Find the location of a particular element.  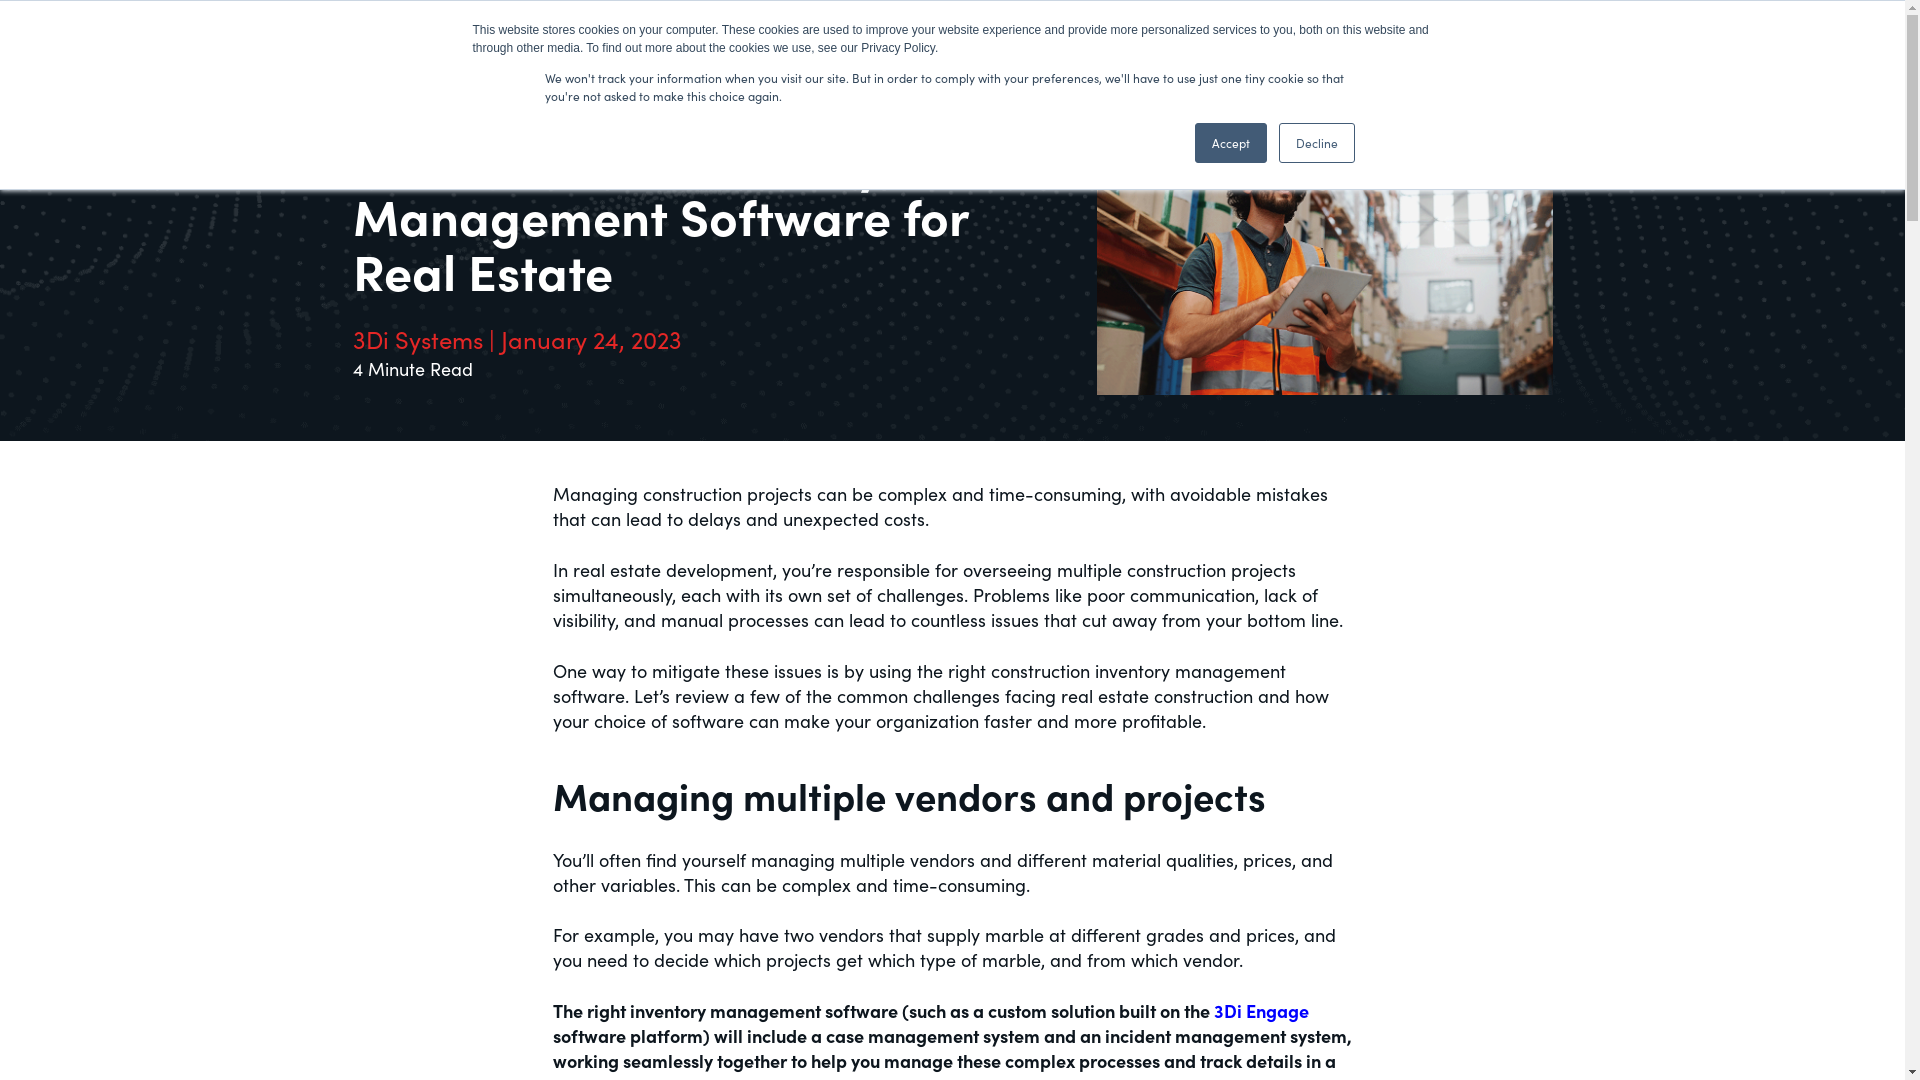

'Decline' is located at coordinates (1315, 141).